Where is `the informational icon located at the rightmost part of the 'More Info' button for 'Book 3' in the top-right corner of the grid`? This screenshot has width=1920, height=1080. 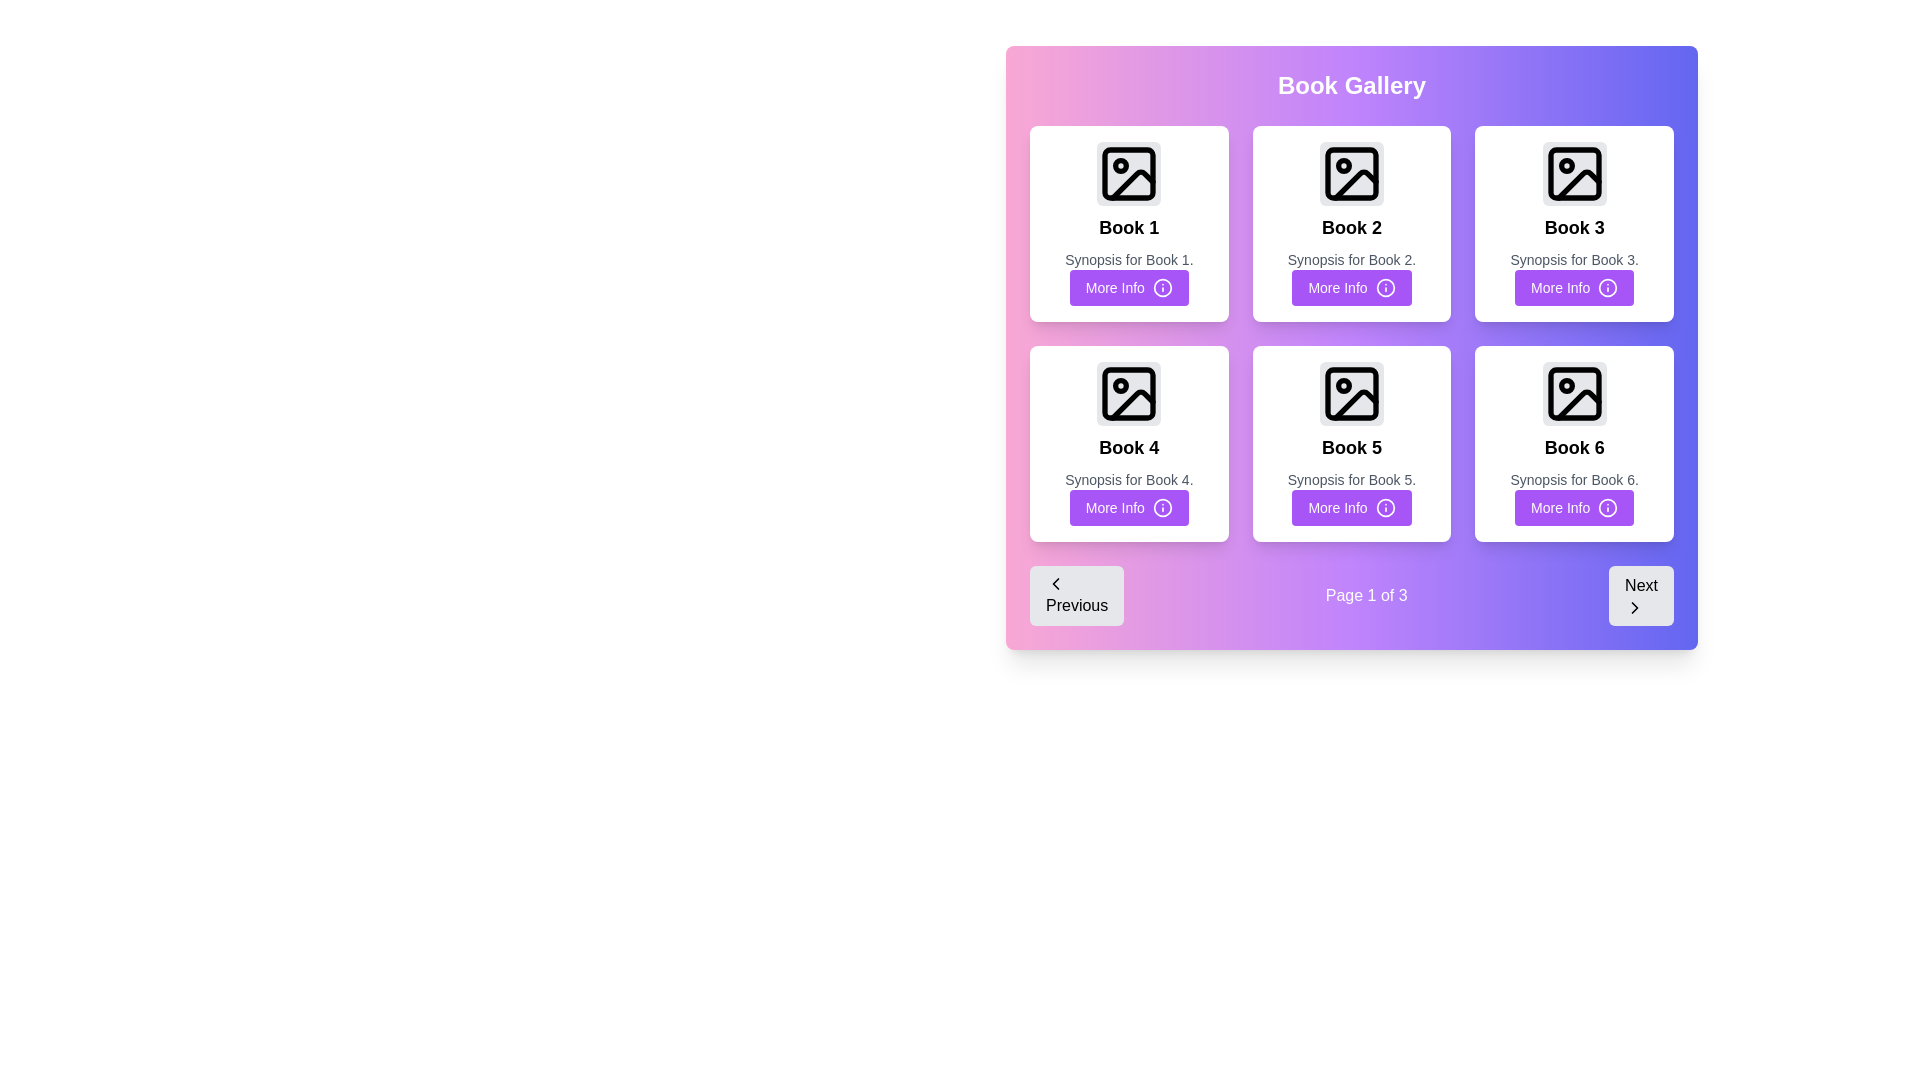
the informational icon located at the rightmost part of the 'More Info' button for 'Book 3' in the top-right corner of the grid is located at coordinates (1608, 288).